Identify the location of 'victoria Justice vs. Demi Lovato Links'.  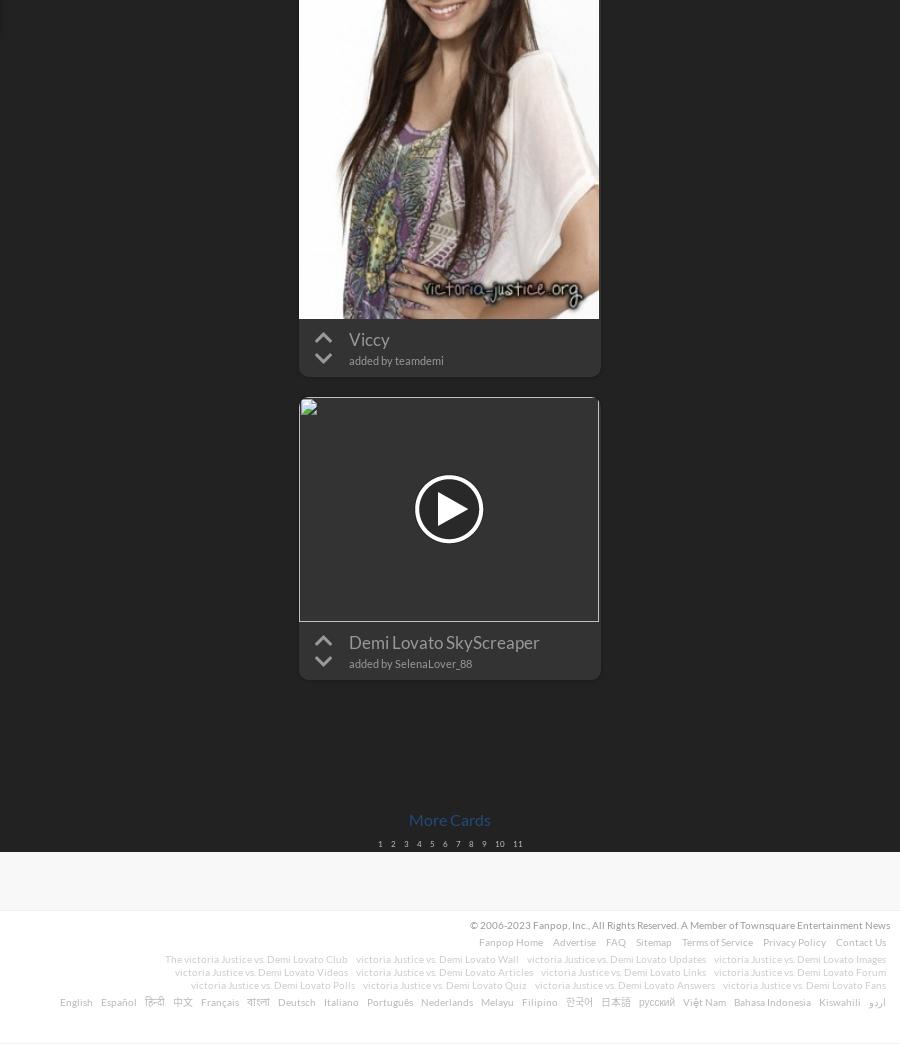
(623, 970).